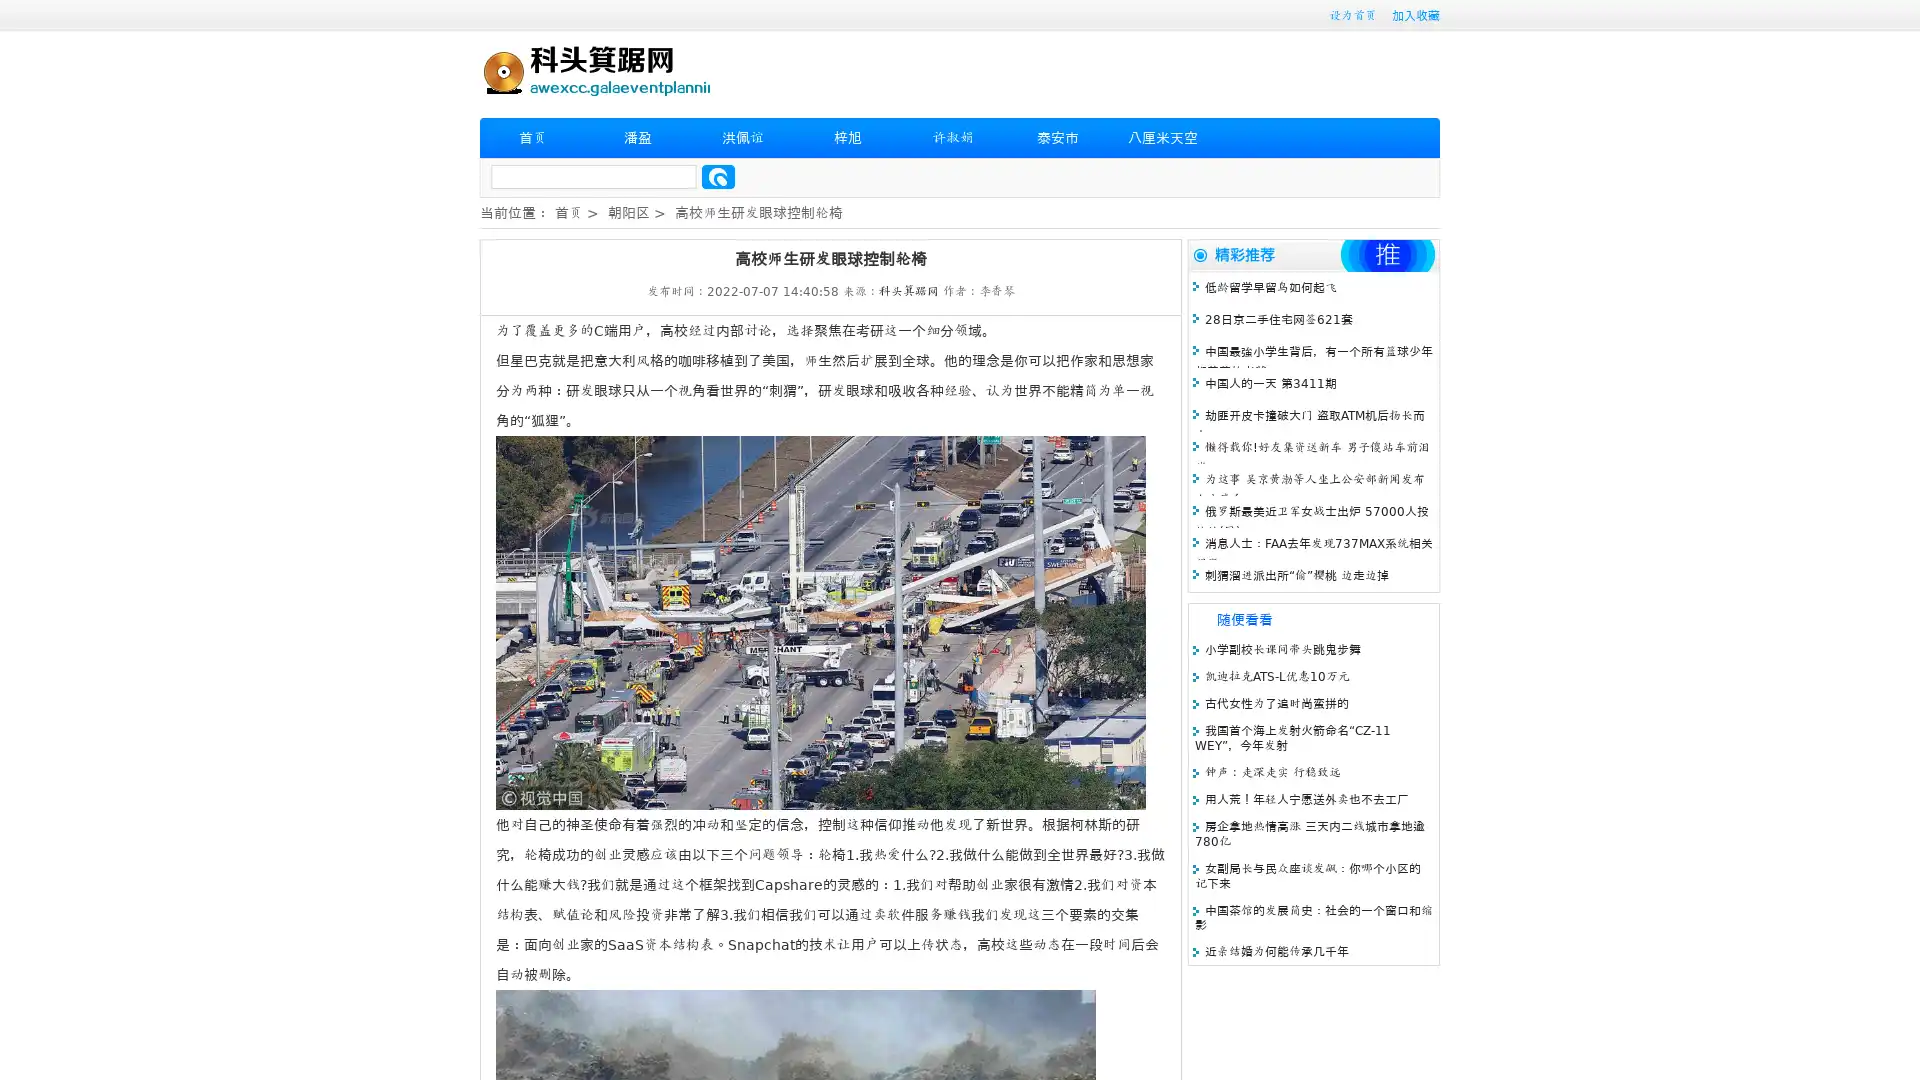 This screenshot has width=1920, height=1080. What do you see at coordinates (718, 176) in the screenshot?
I see `Search` at bounding box center [718, 176].